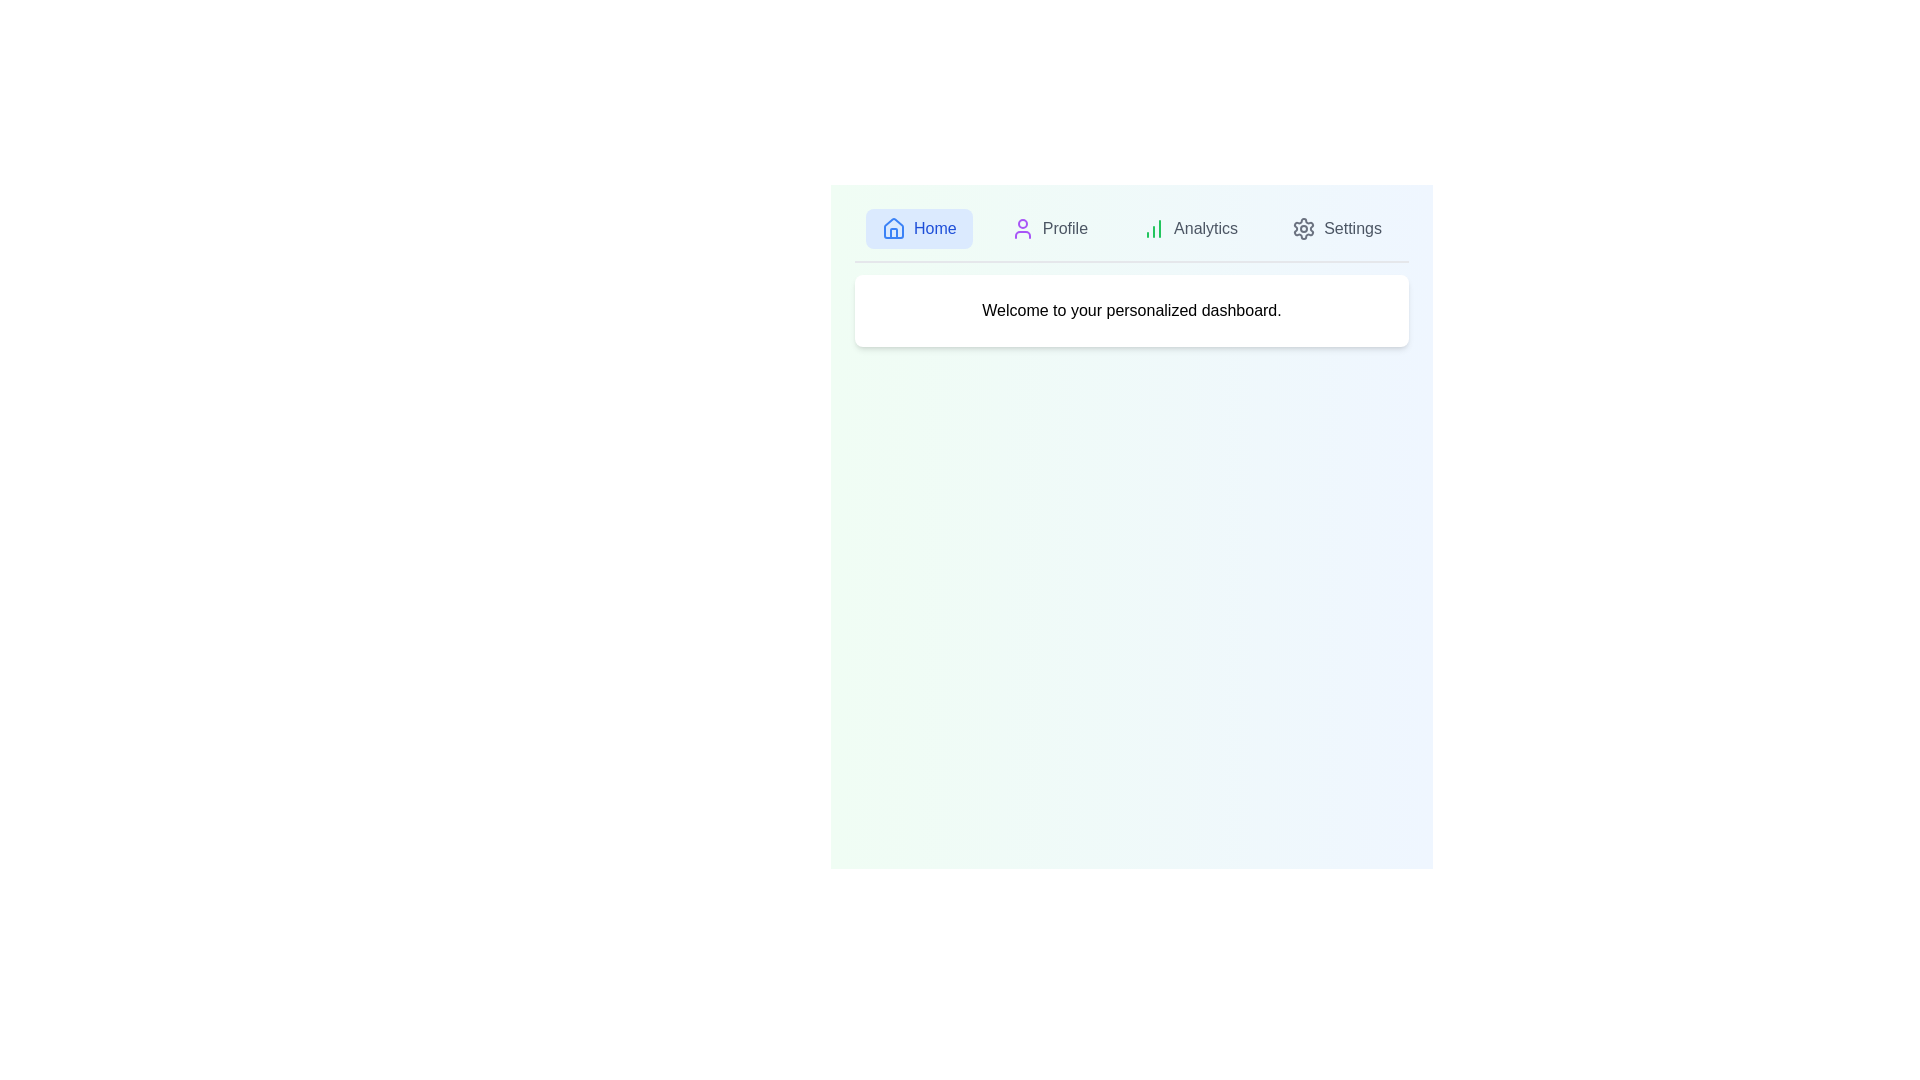 The height and width of the screenshot is (1080, 1920). What do you see at coordinates (1048, 227) in the screenshot?
I see `the Profile tab to view its hover effect` at bounding box center [1048, 227].